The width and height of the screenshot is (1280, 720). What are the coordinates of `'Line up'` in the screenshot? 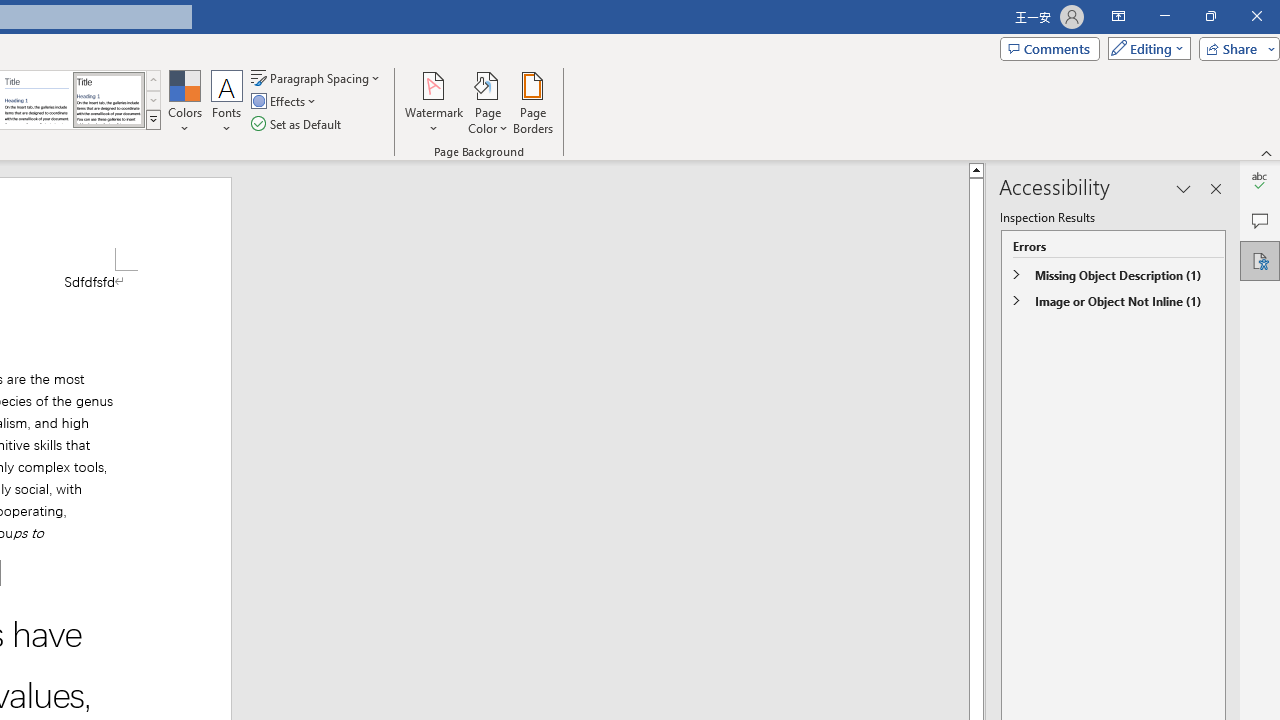 It's located at (976, 168).